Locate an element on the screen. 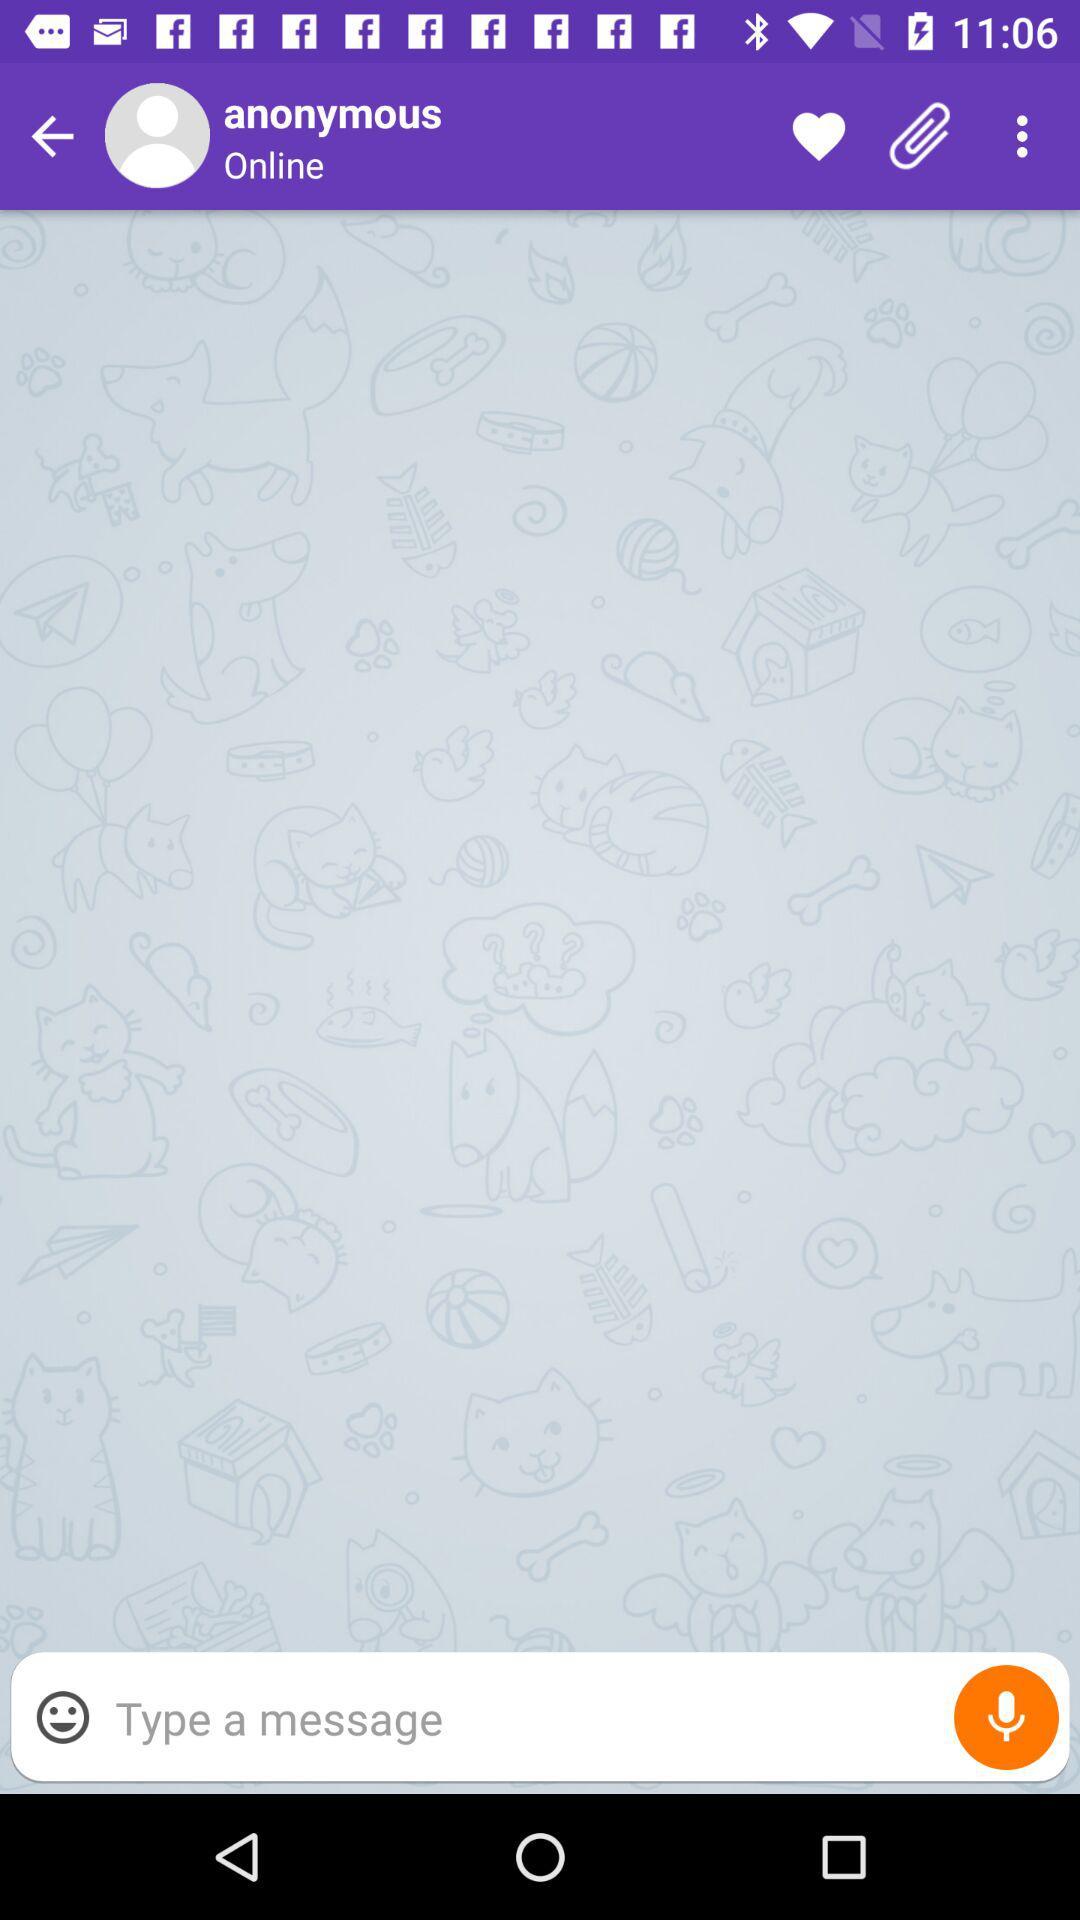 The width and height of the screenshot is (1080, 1920). item next to the anonymous icon is located at coordinates (818, 135).